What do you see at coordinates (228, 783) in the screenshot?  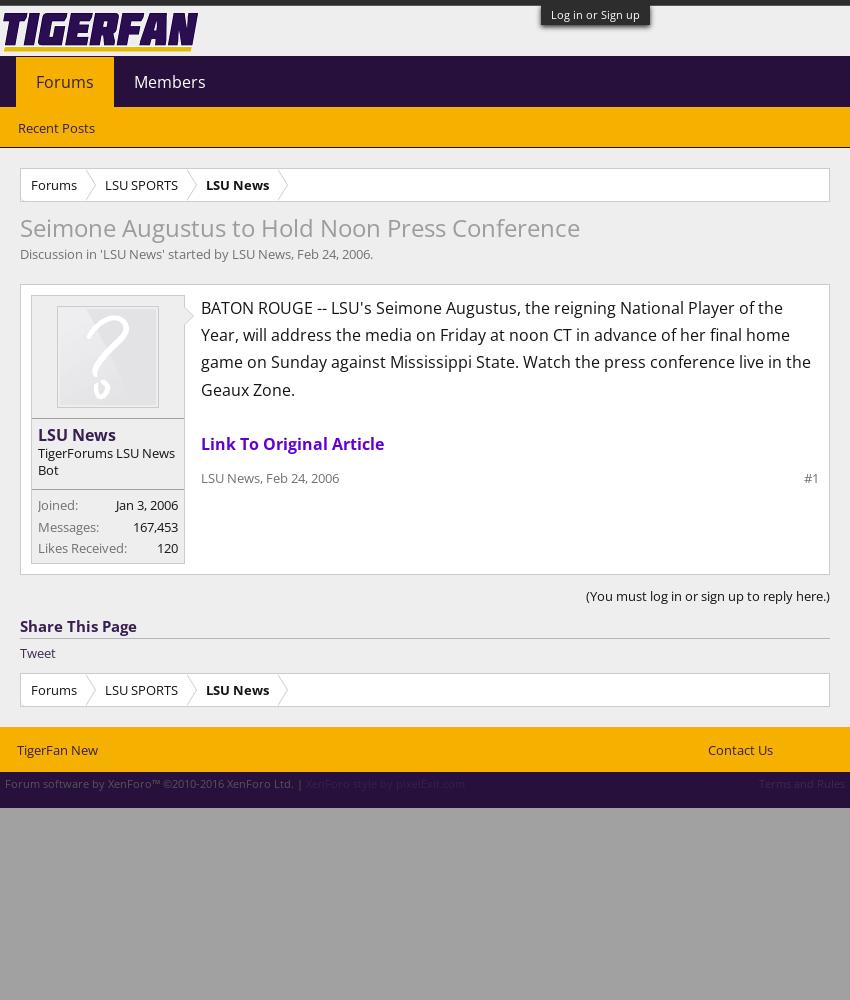 I see `'©2010-2016 XenForo Ltd.'` at bounding box center [228, 783].